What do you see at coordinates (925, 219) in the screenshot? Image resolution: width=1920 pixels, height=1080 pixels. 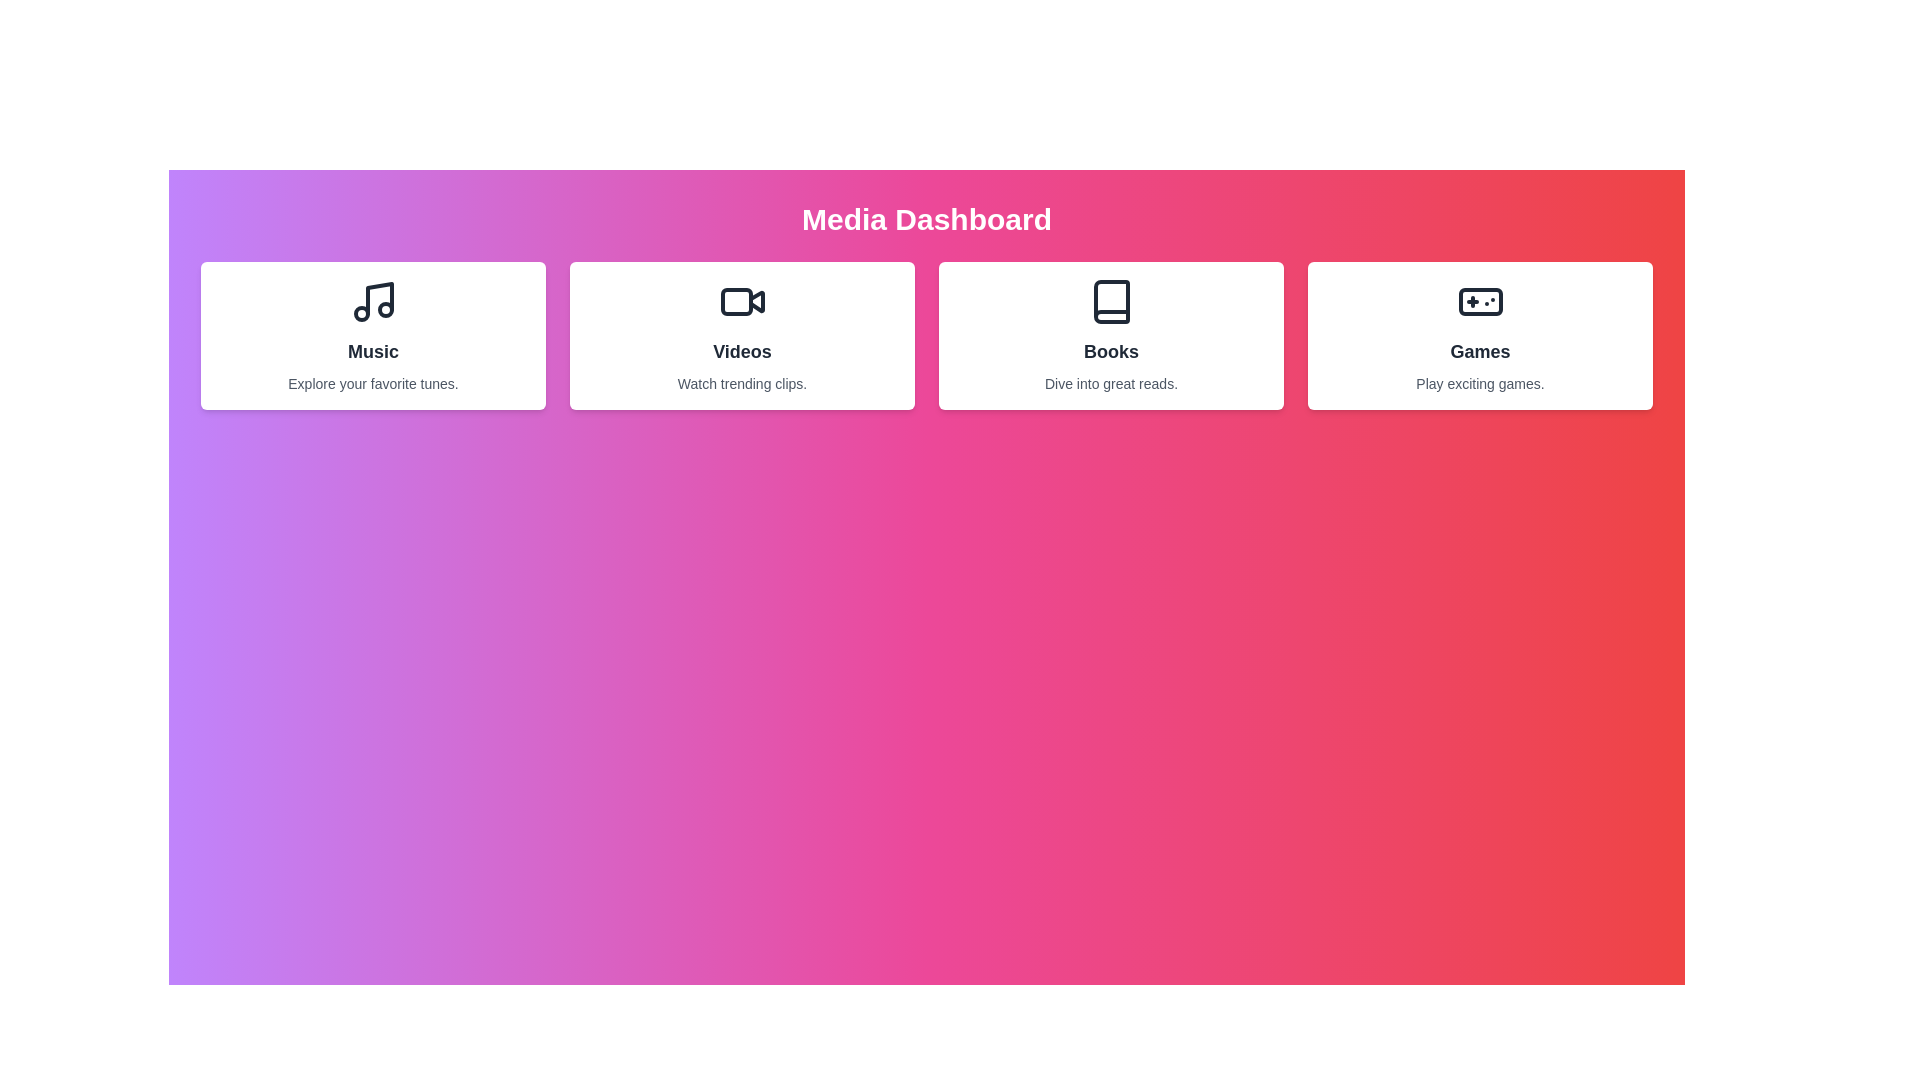 I see `text content of the title heading labeled 'Media Dashboard' located centrally in the header section above the grid of features` at bounding box center [925, 219].